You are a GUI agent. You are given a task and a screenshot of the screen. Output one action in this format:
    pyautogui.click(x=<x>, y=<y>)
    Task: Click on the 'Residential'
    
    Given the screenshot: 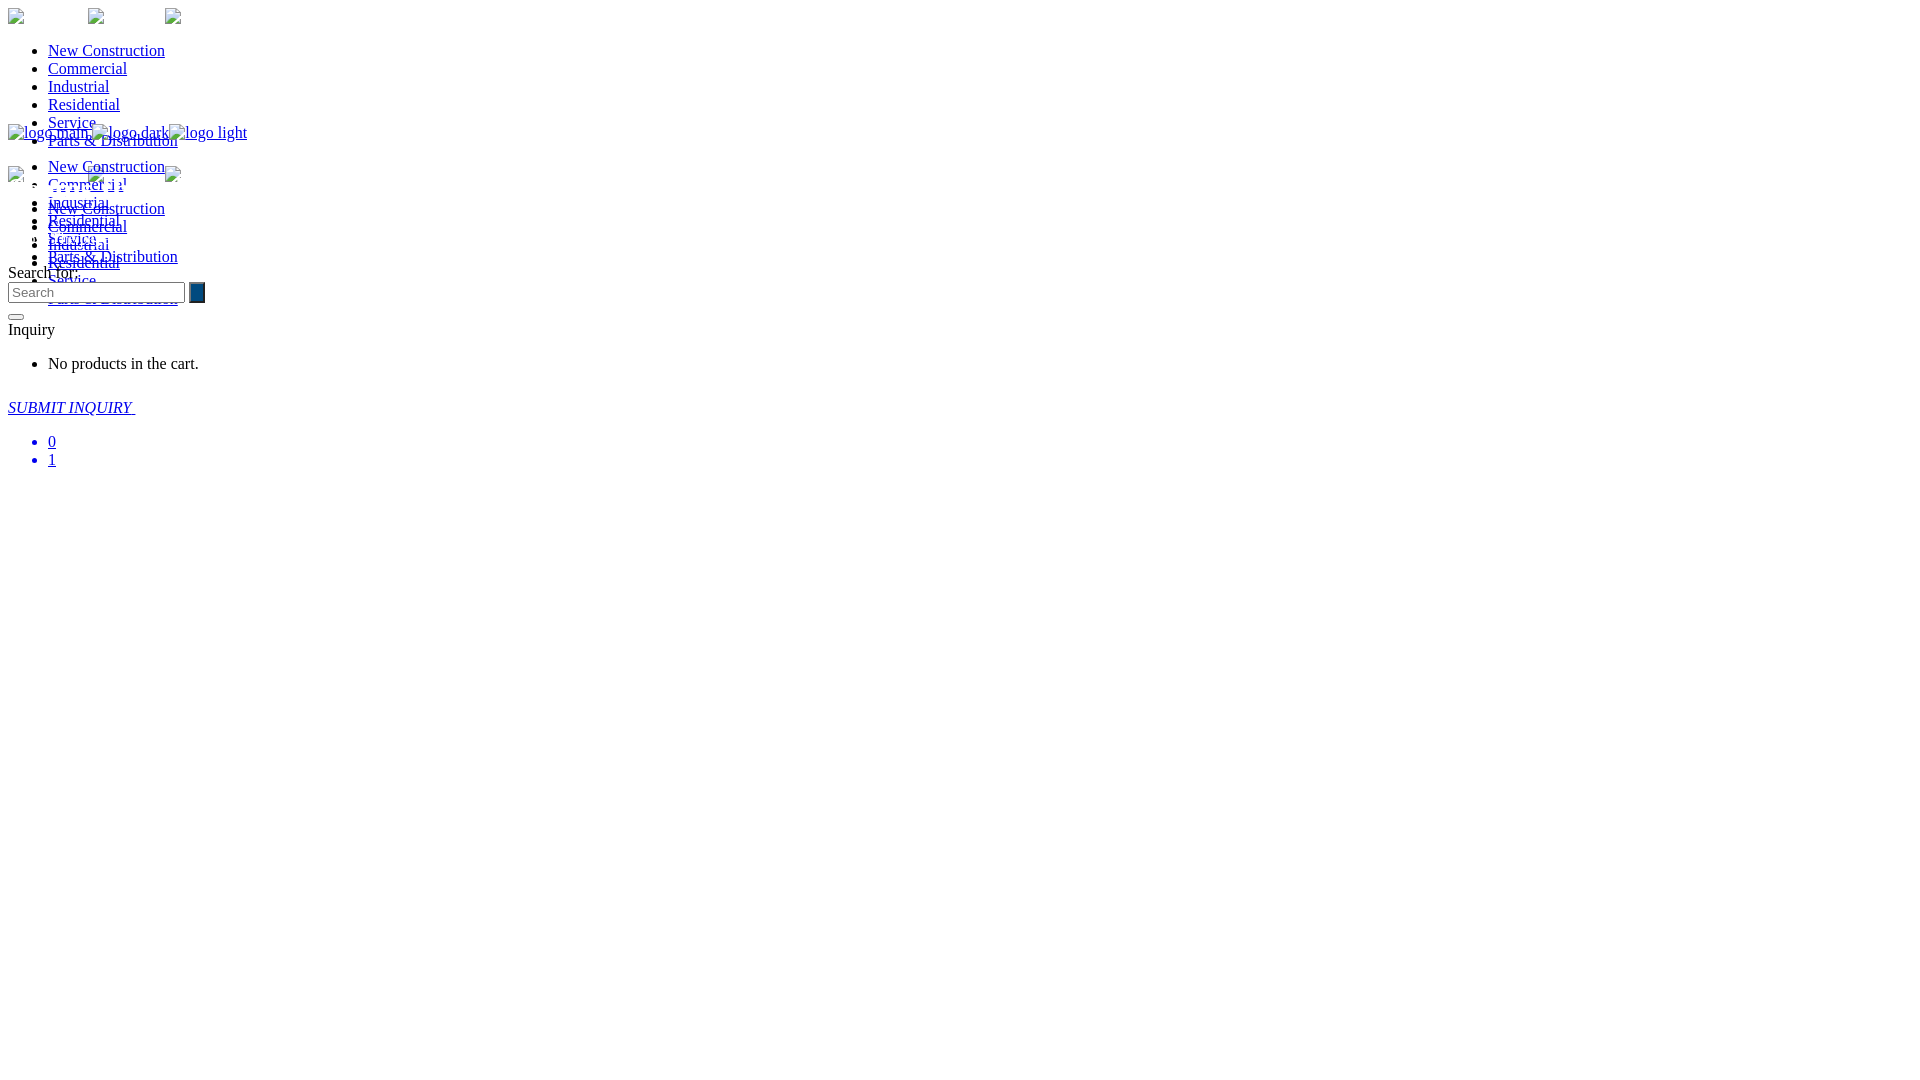 What is the action you would take?
    pyautogui.click(x=48, y=220)
    